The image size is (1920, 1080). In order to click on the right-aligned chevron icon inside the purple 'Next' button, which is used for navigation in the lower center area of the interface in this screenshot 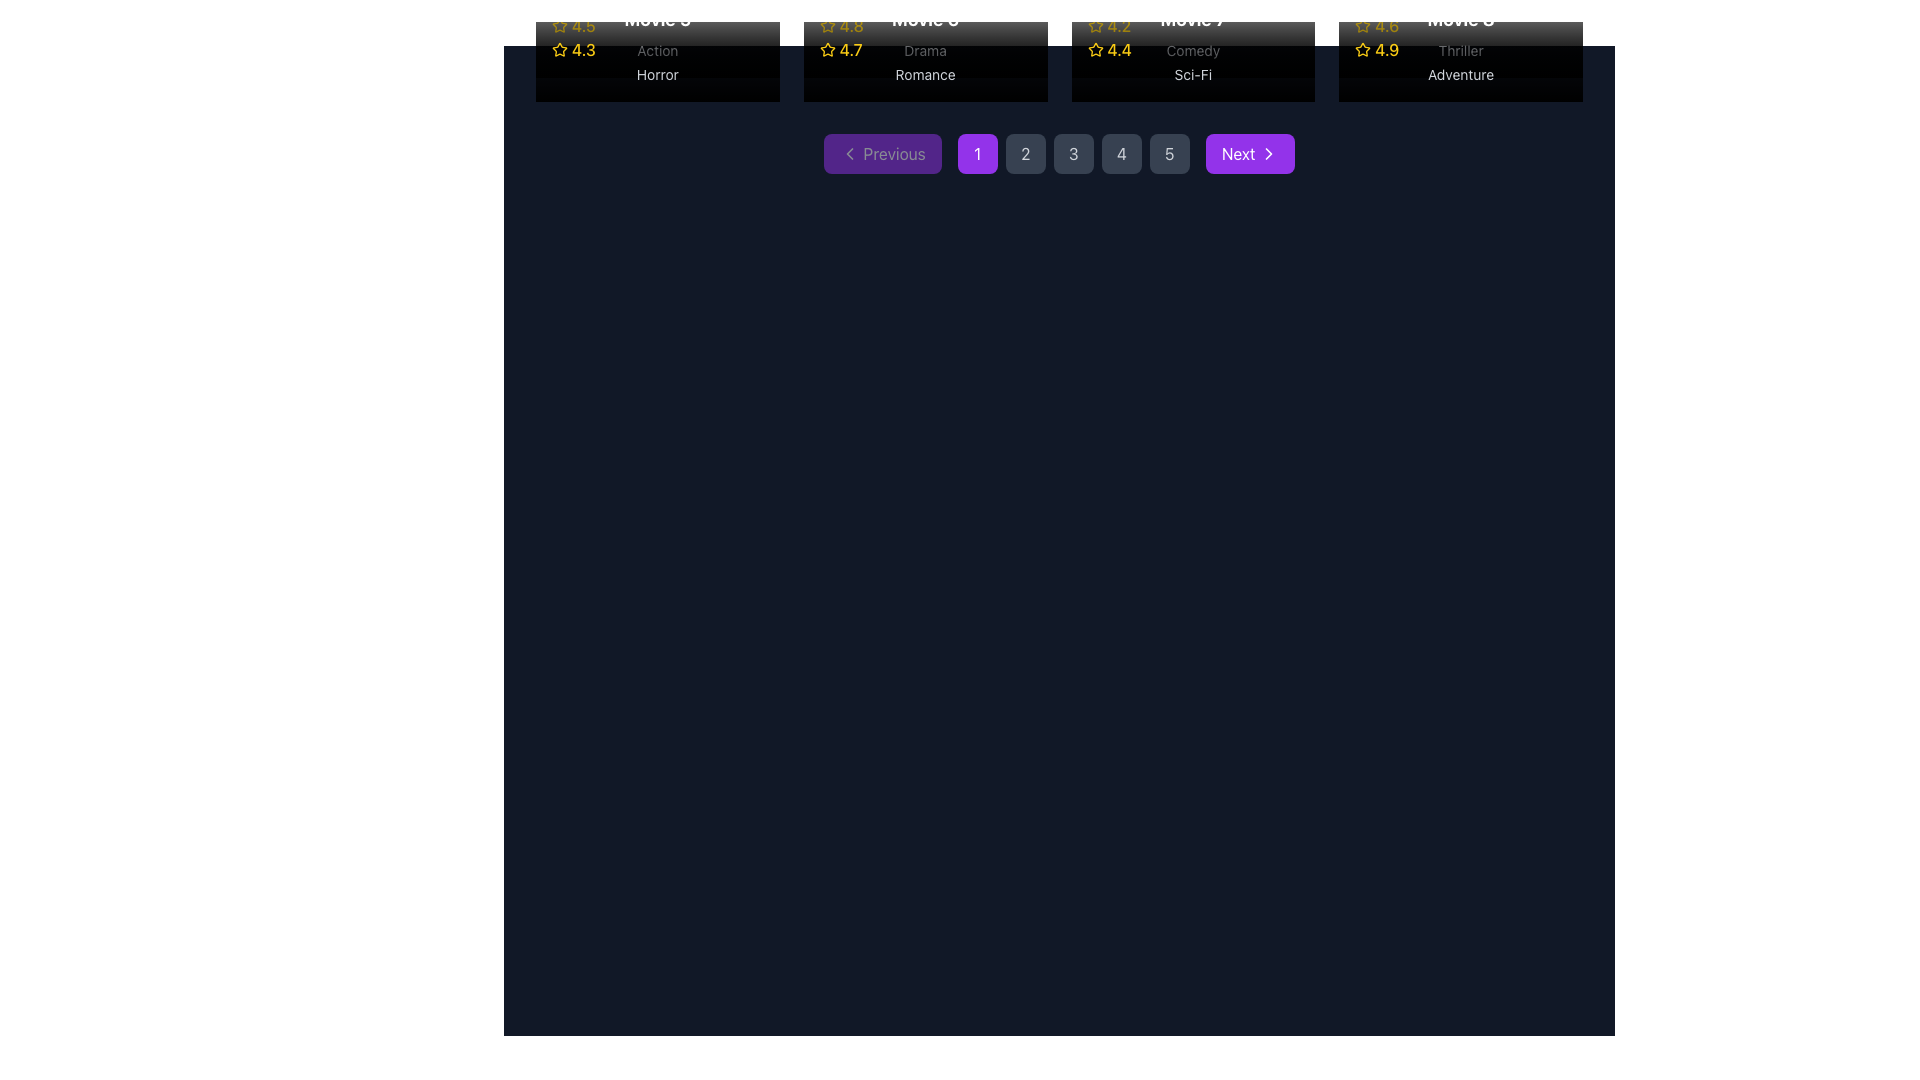, I will do `click(1268, 153)`.